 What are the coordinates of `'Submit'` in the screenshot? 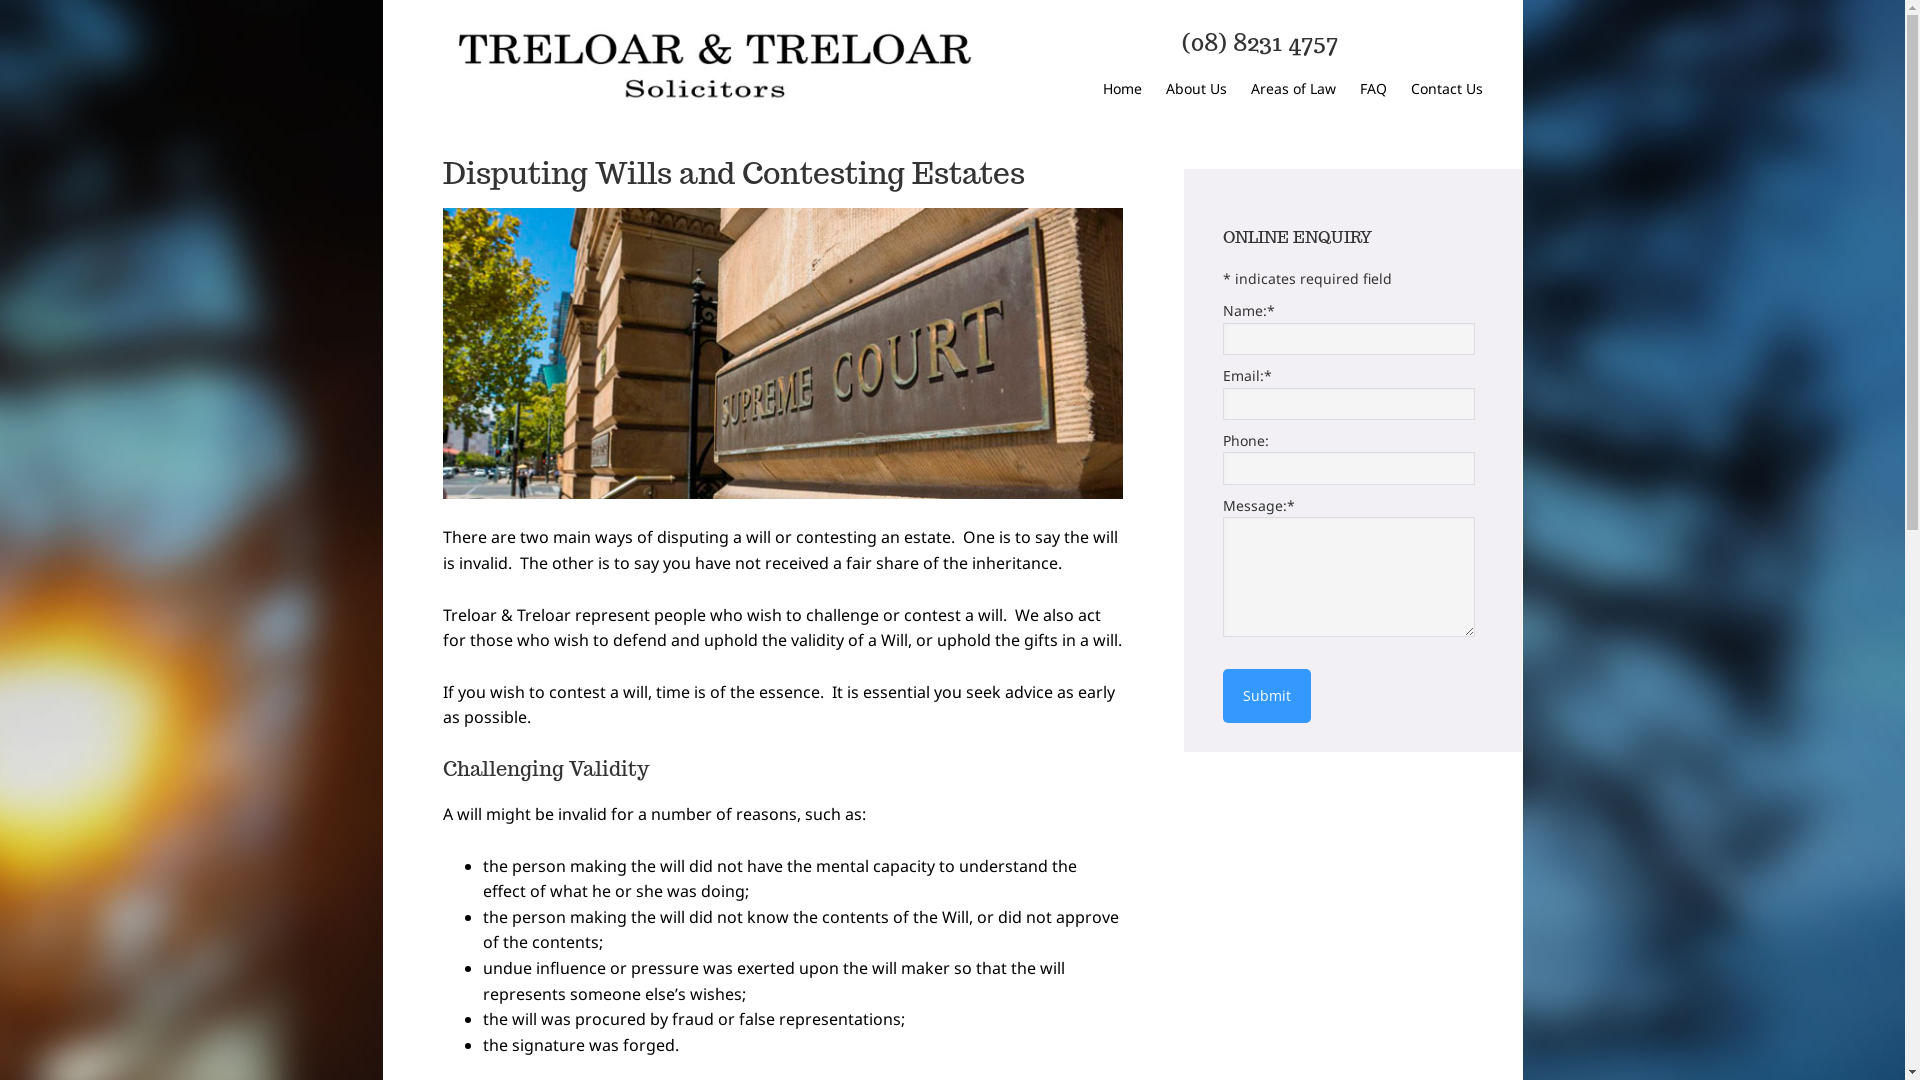 It's located at (1265, 694).